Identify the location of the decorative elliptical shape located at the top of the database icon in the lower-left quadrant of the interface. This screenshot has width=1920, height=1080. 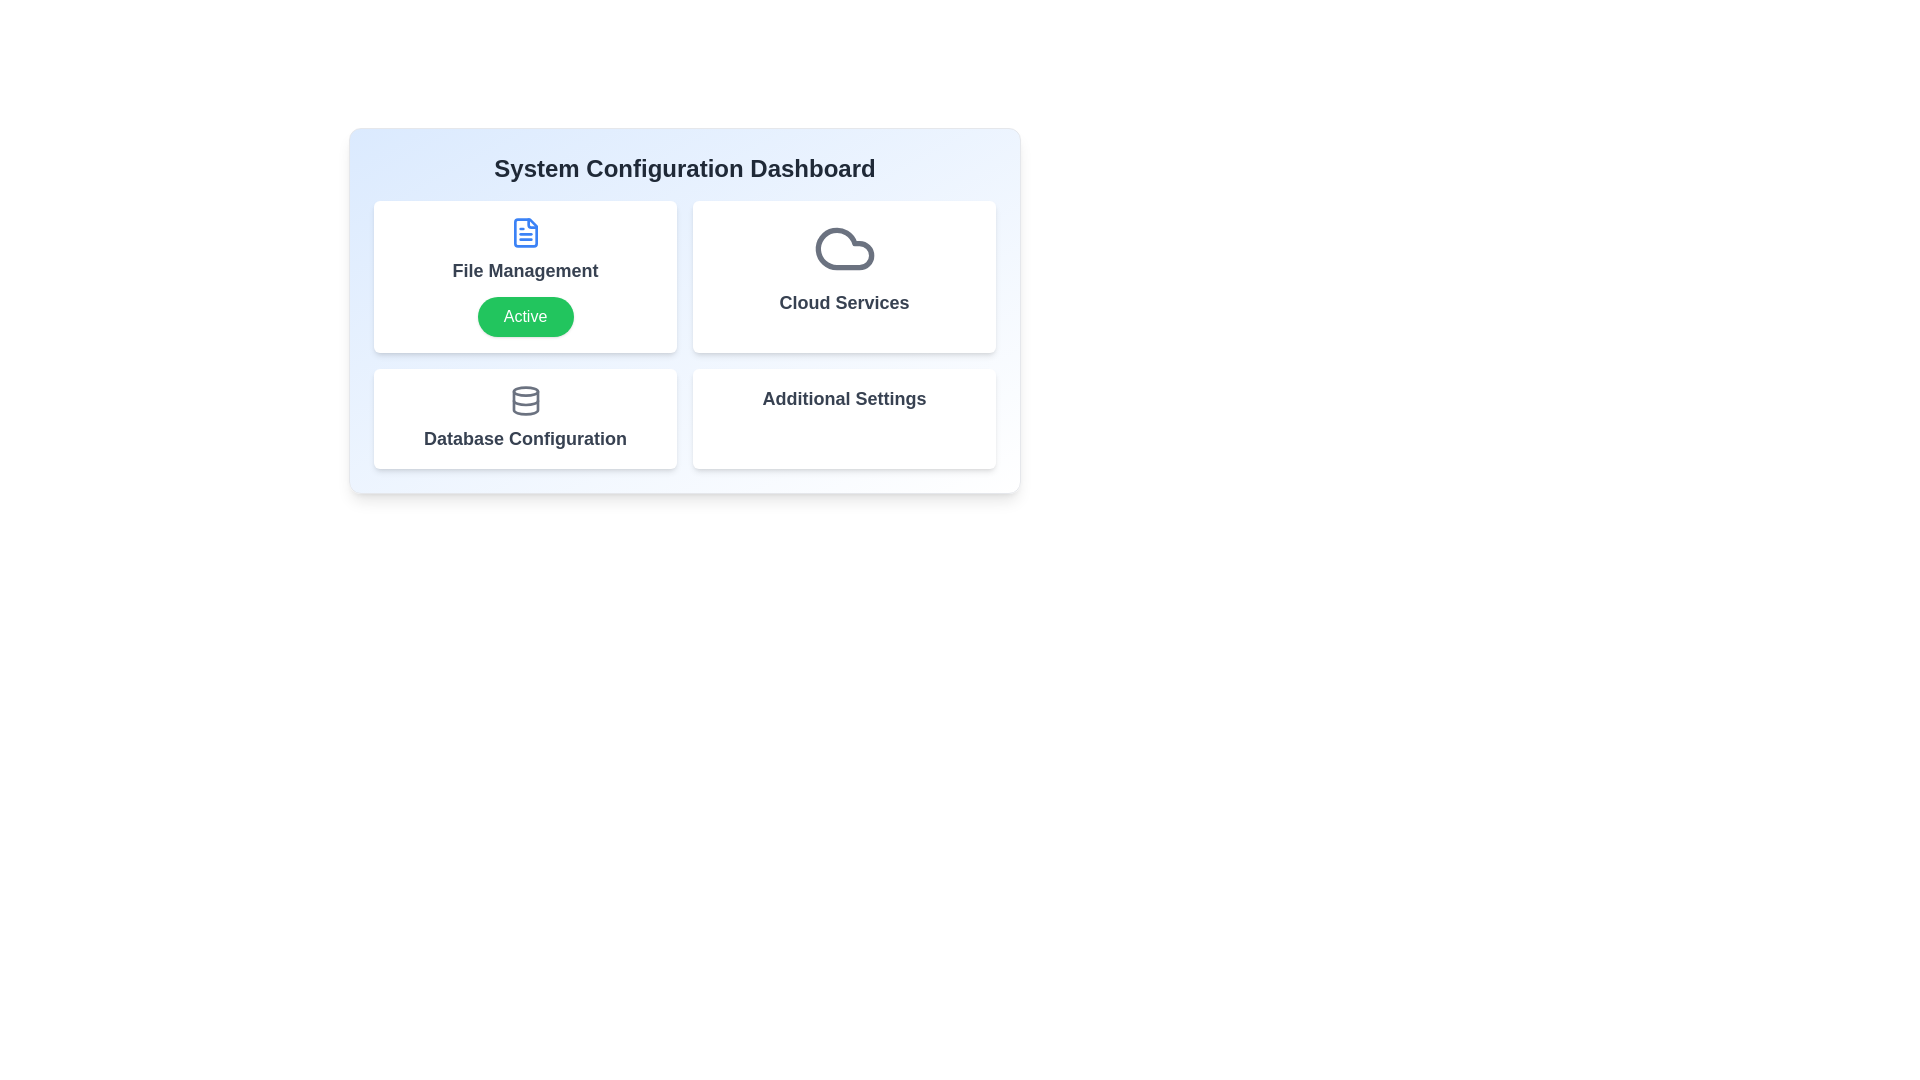
(525, 391).